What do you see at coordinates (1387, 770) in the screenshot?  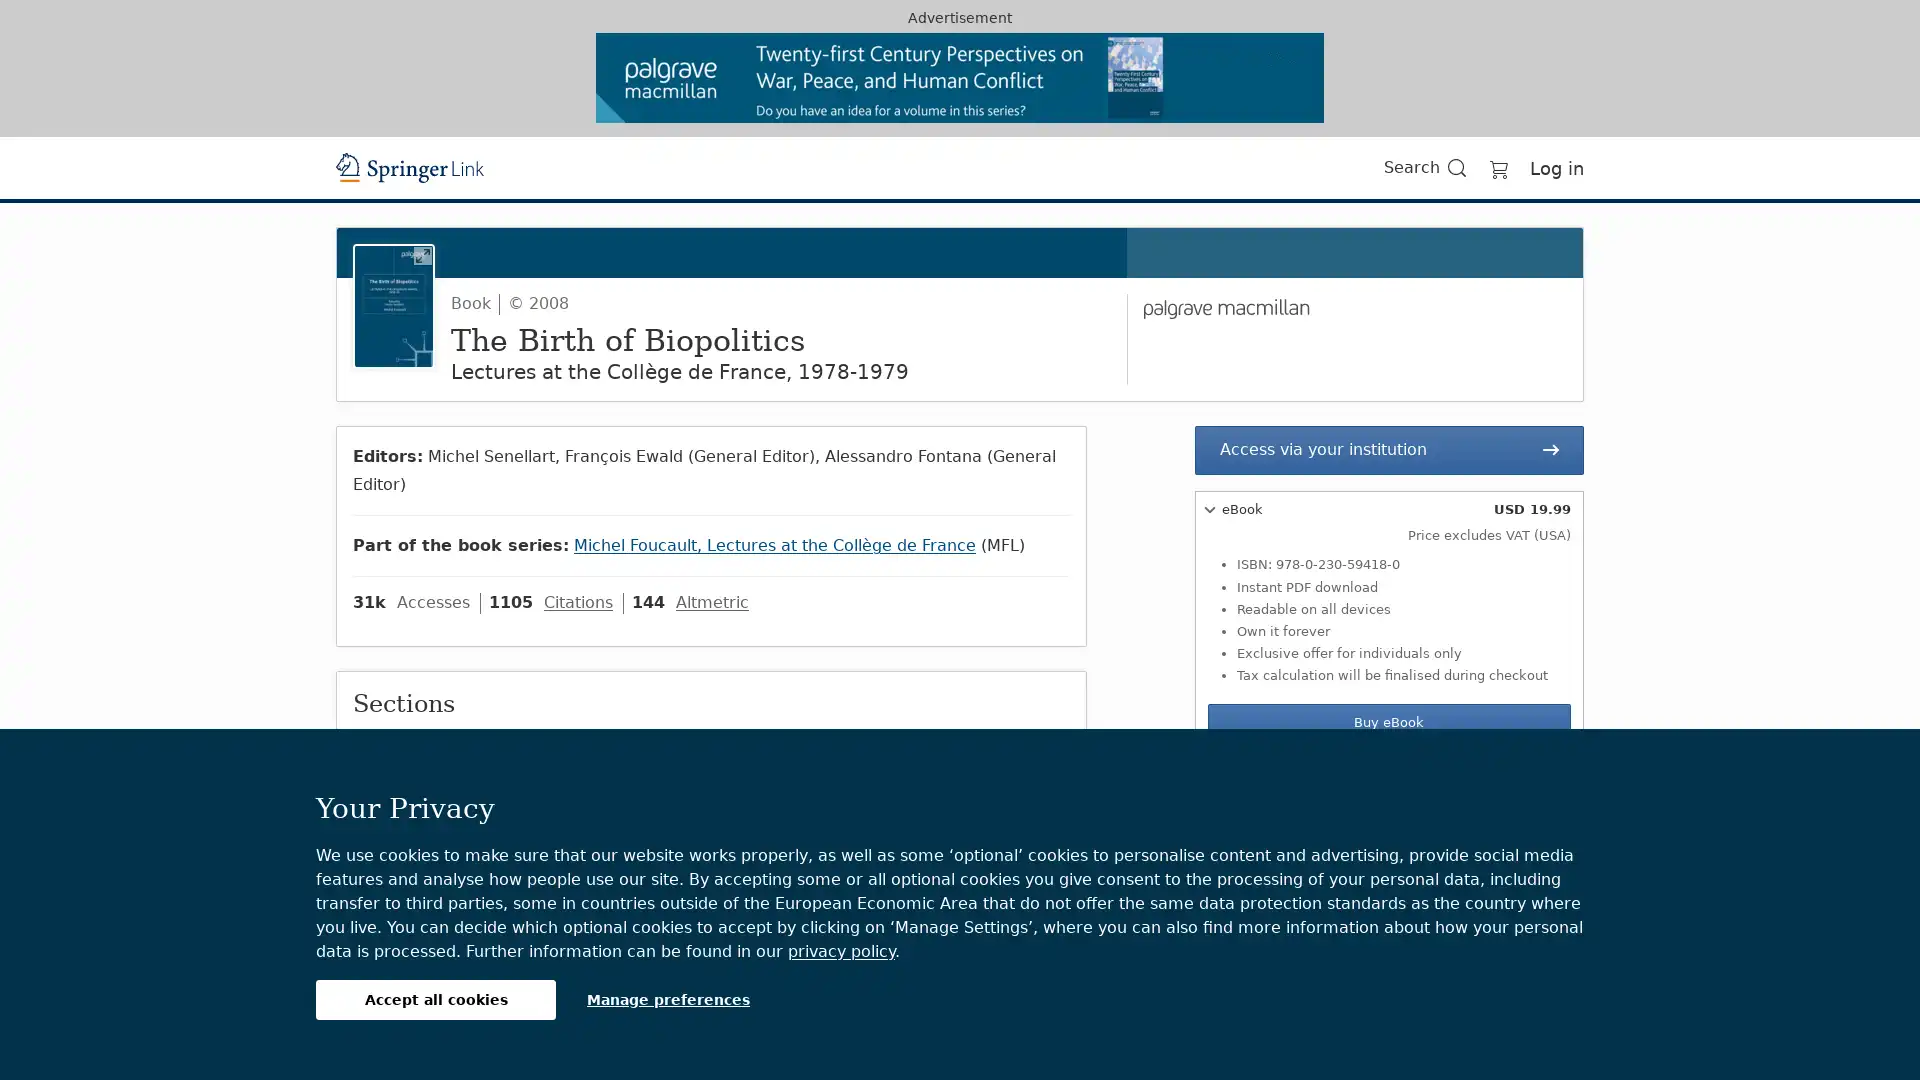 I see `Softcover Book USD 29.99` at bounding box center [1387, 770].